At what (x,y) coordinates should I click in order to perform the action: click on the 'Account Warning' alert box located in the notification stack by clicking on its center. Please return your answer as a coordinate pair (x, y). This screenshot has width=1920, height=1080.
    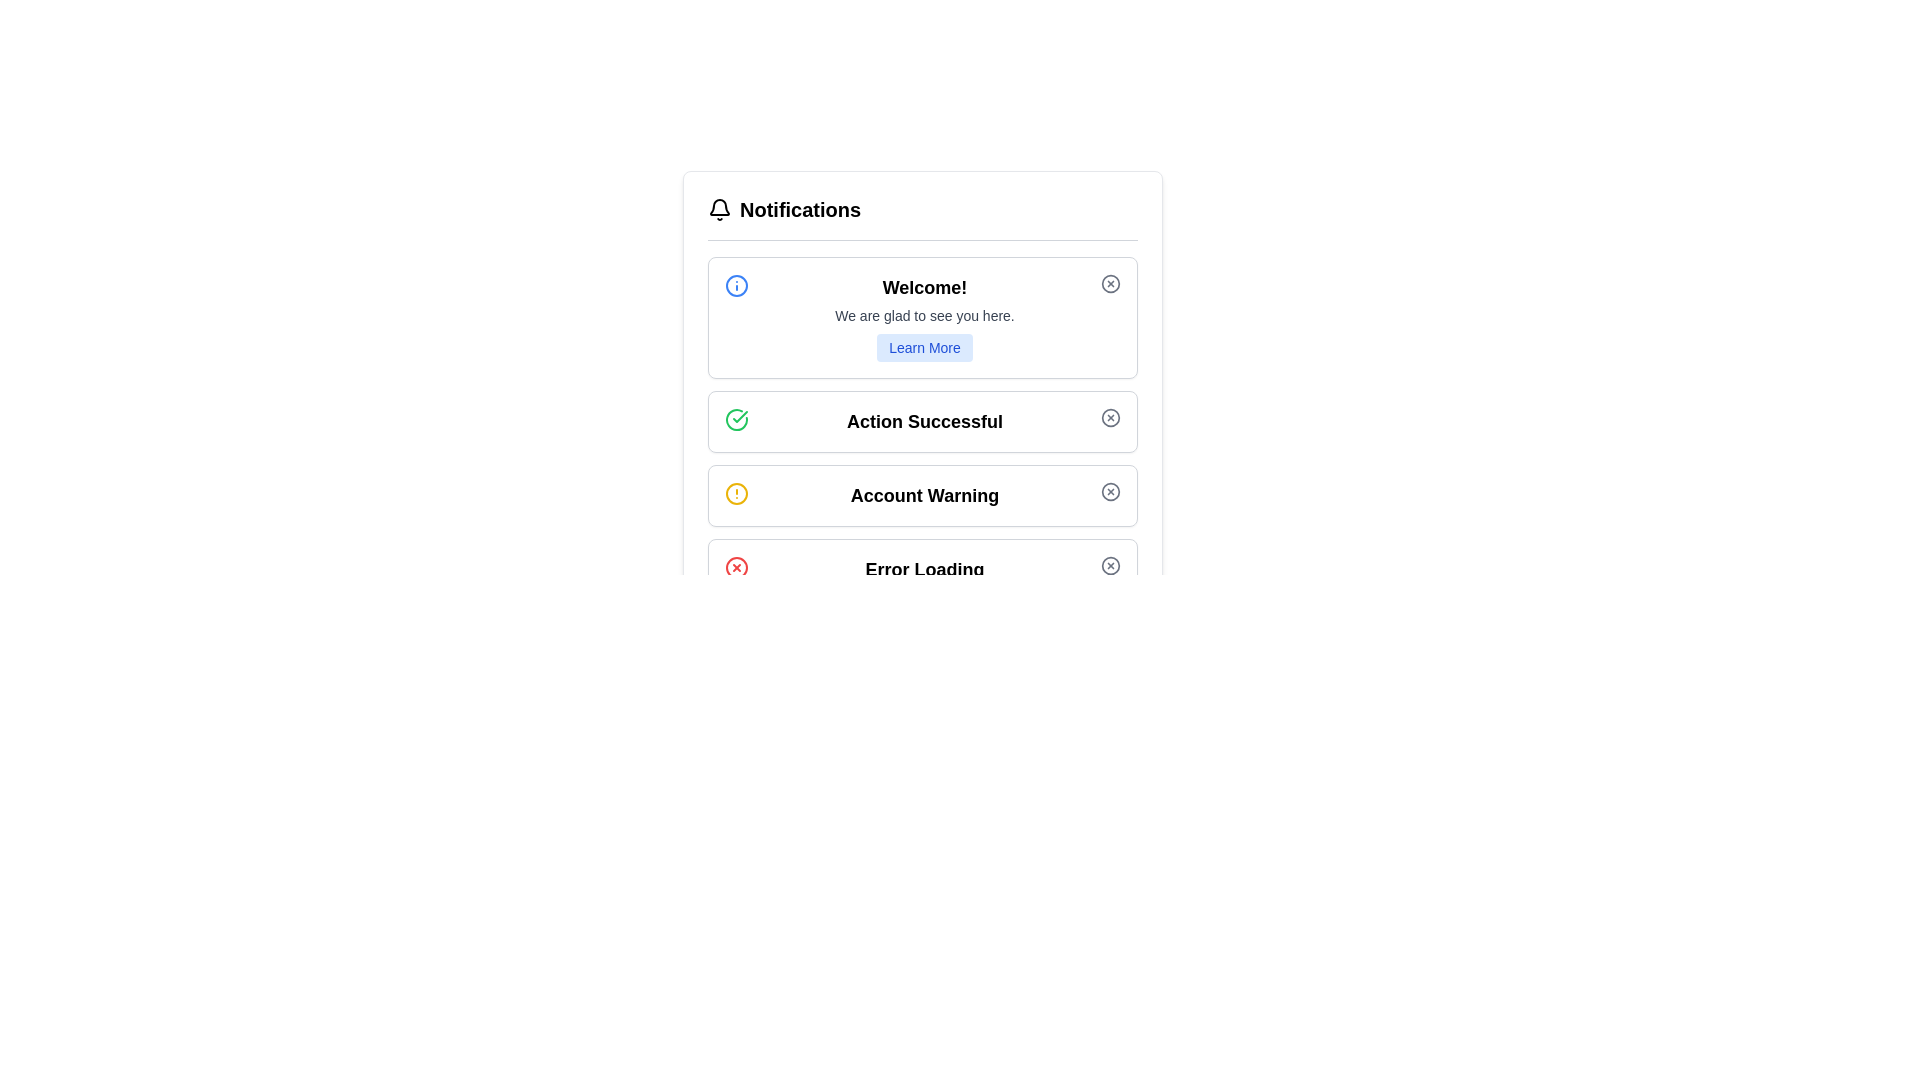
    Looking at the image, I should click on (921, 495).